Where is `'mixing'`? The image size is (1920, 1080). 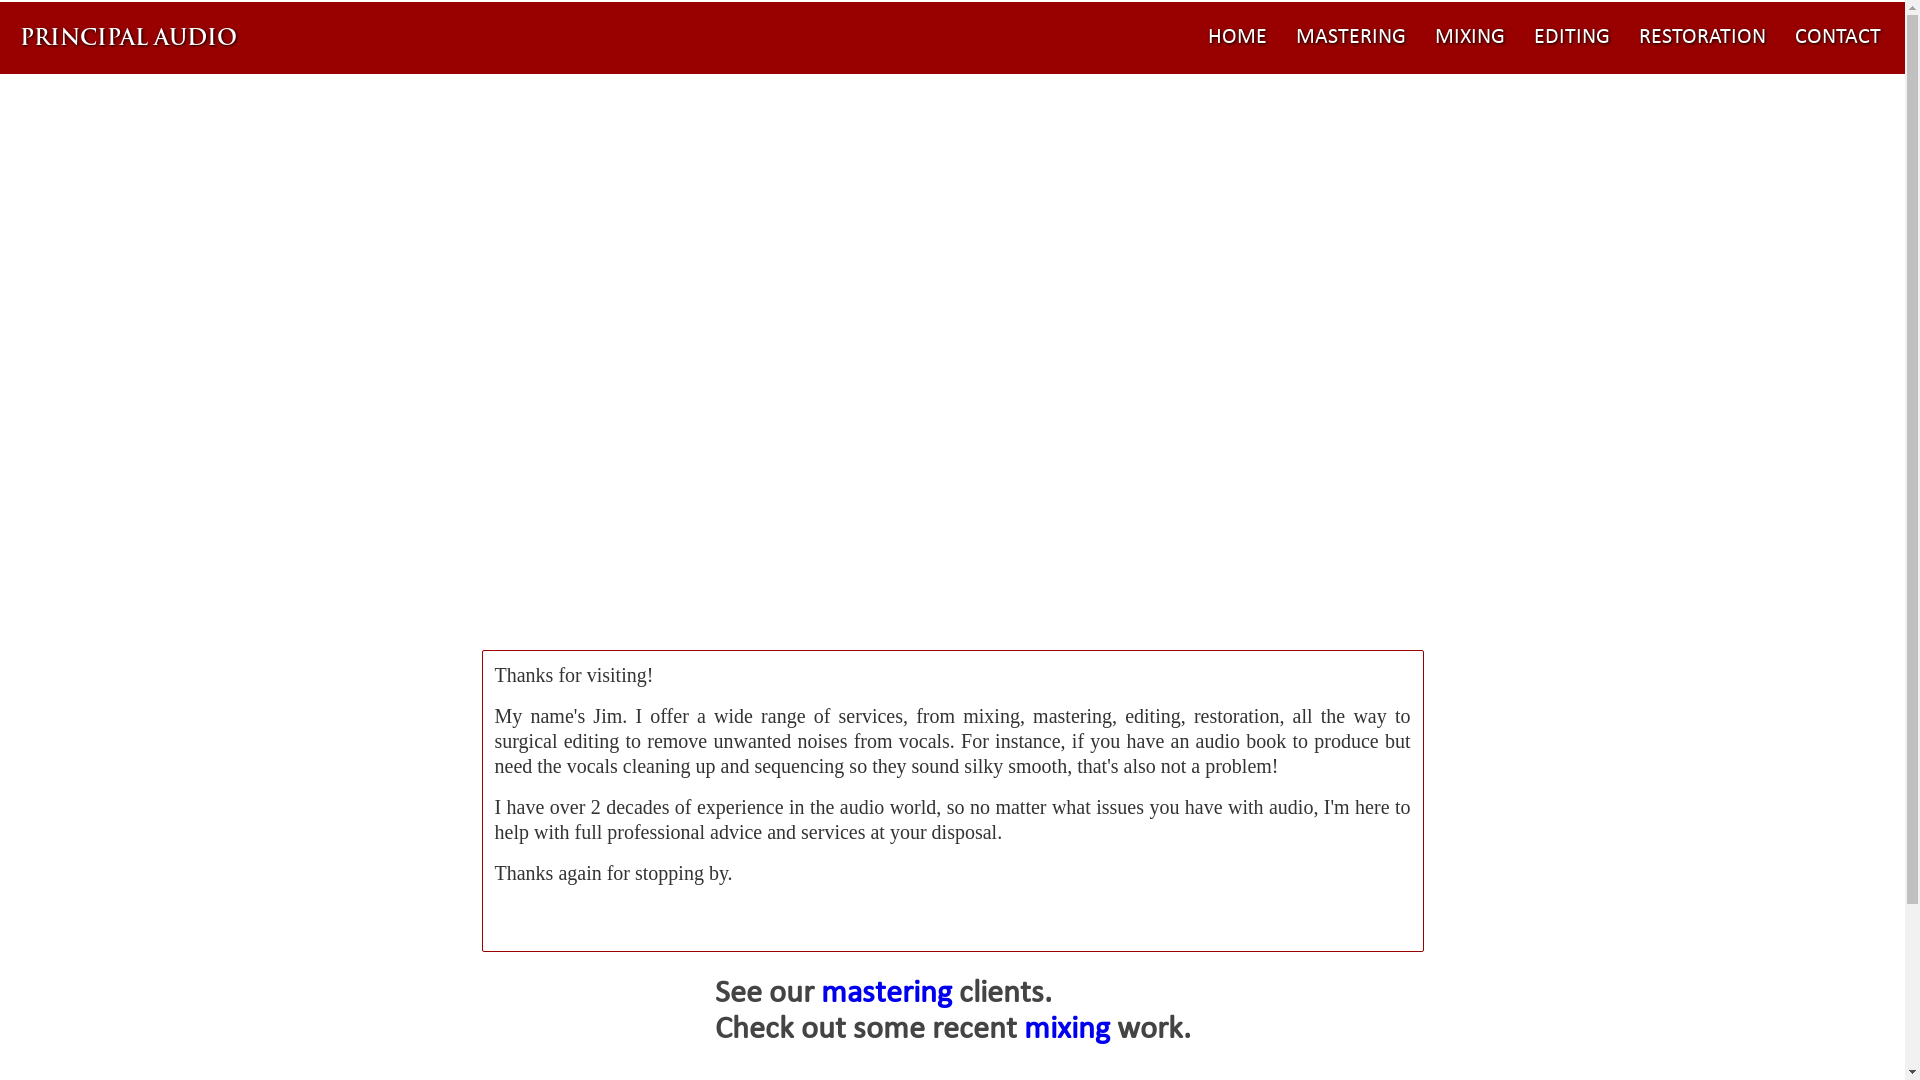
'mixing' is located at coordinates (1065, 1029).